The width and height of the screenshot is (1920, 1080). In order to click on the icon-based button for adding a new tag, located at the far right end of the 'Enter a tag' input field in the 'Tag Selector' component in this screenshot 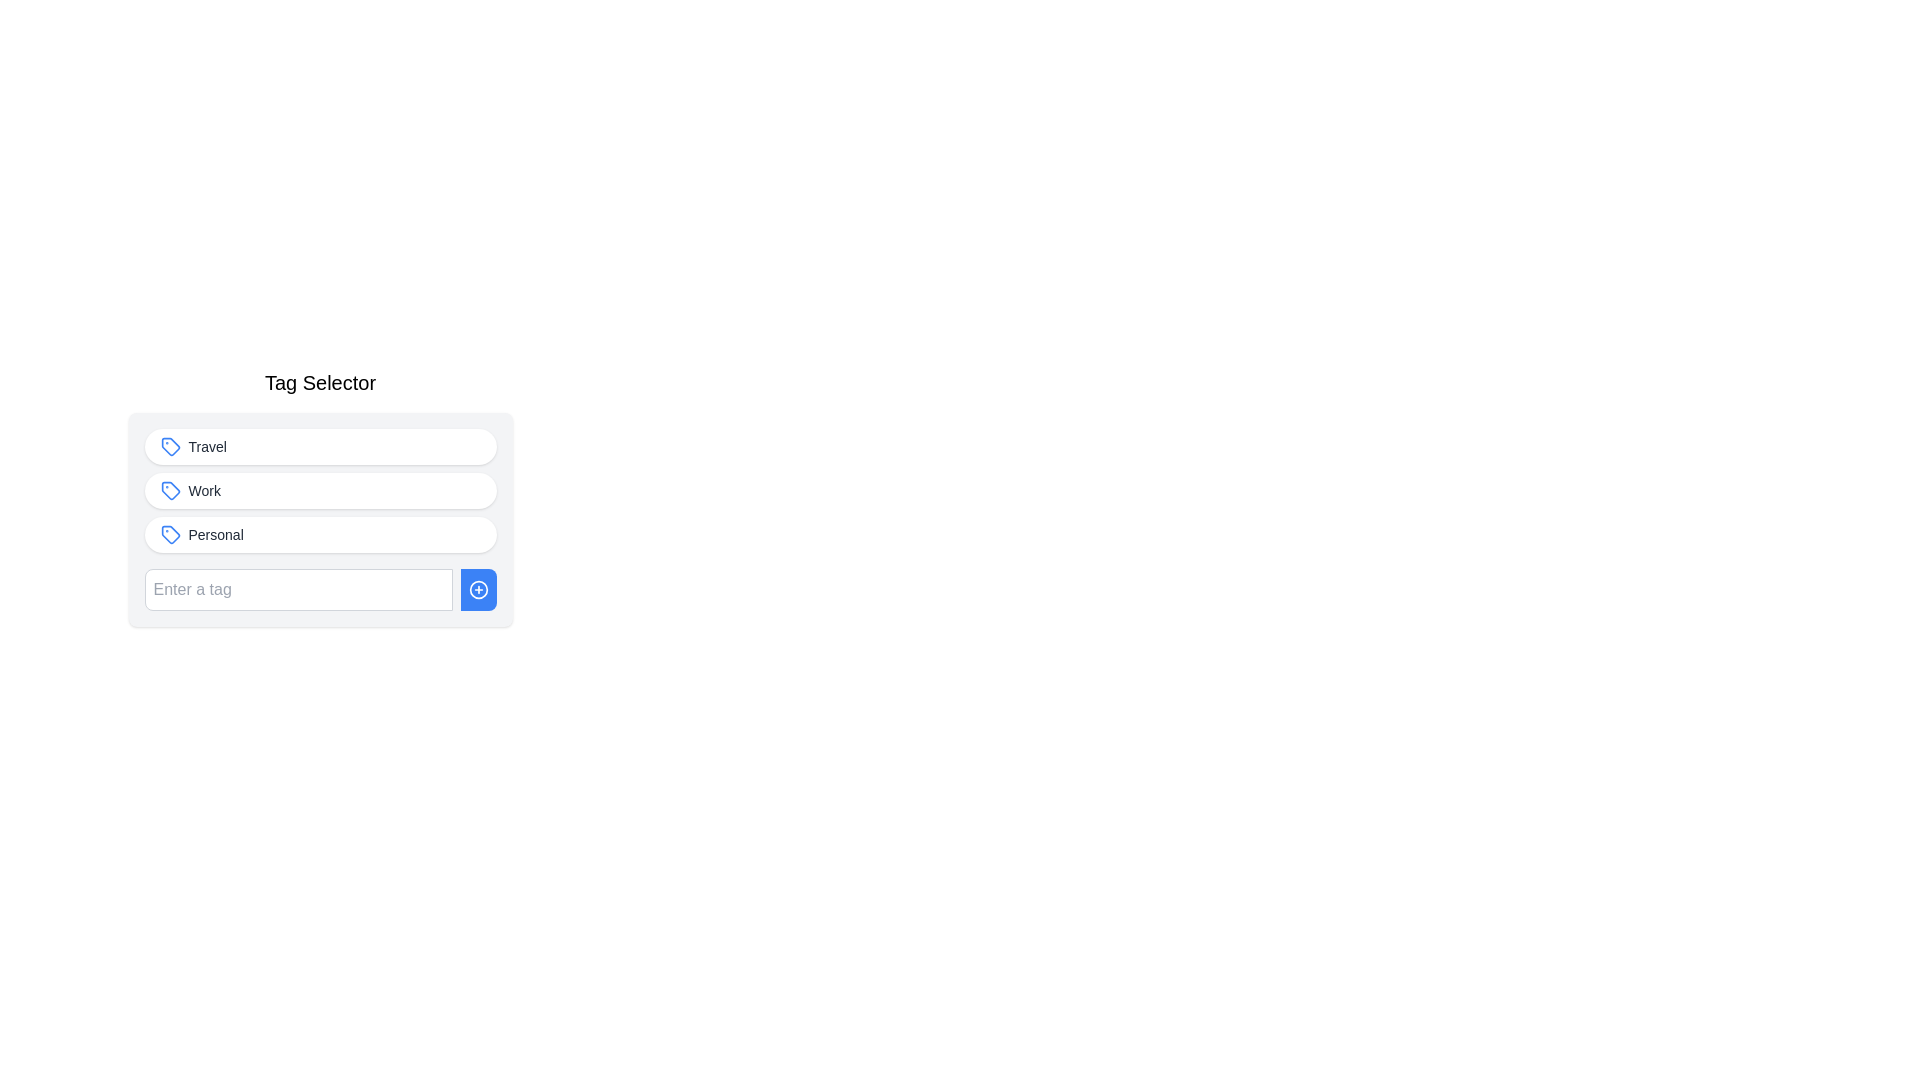, I will do `click(477, 589)`.